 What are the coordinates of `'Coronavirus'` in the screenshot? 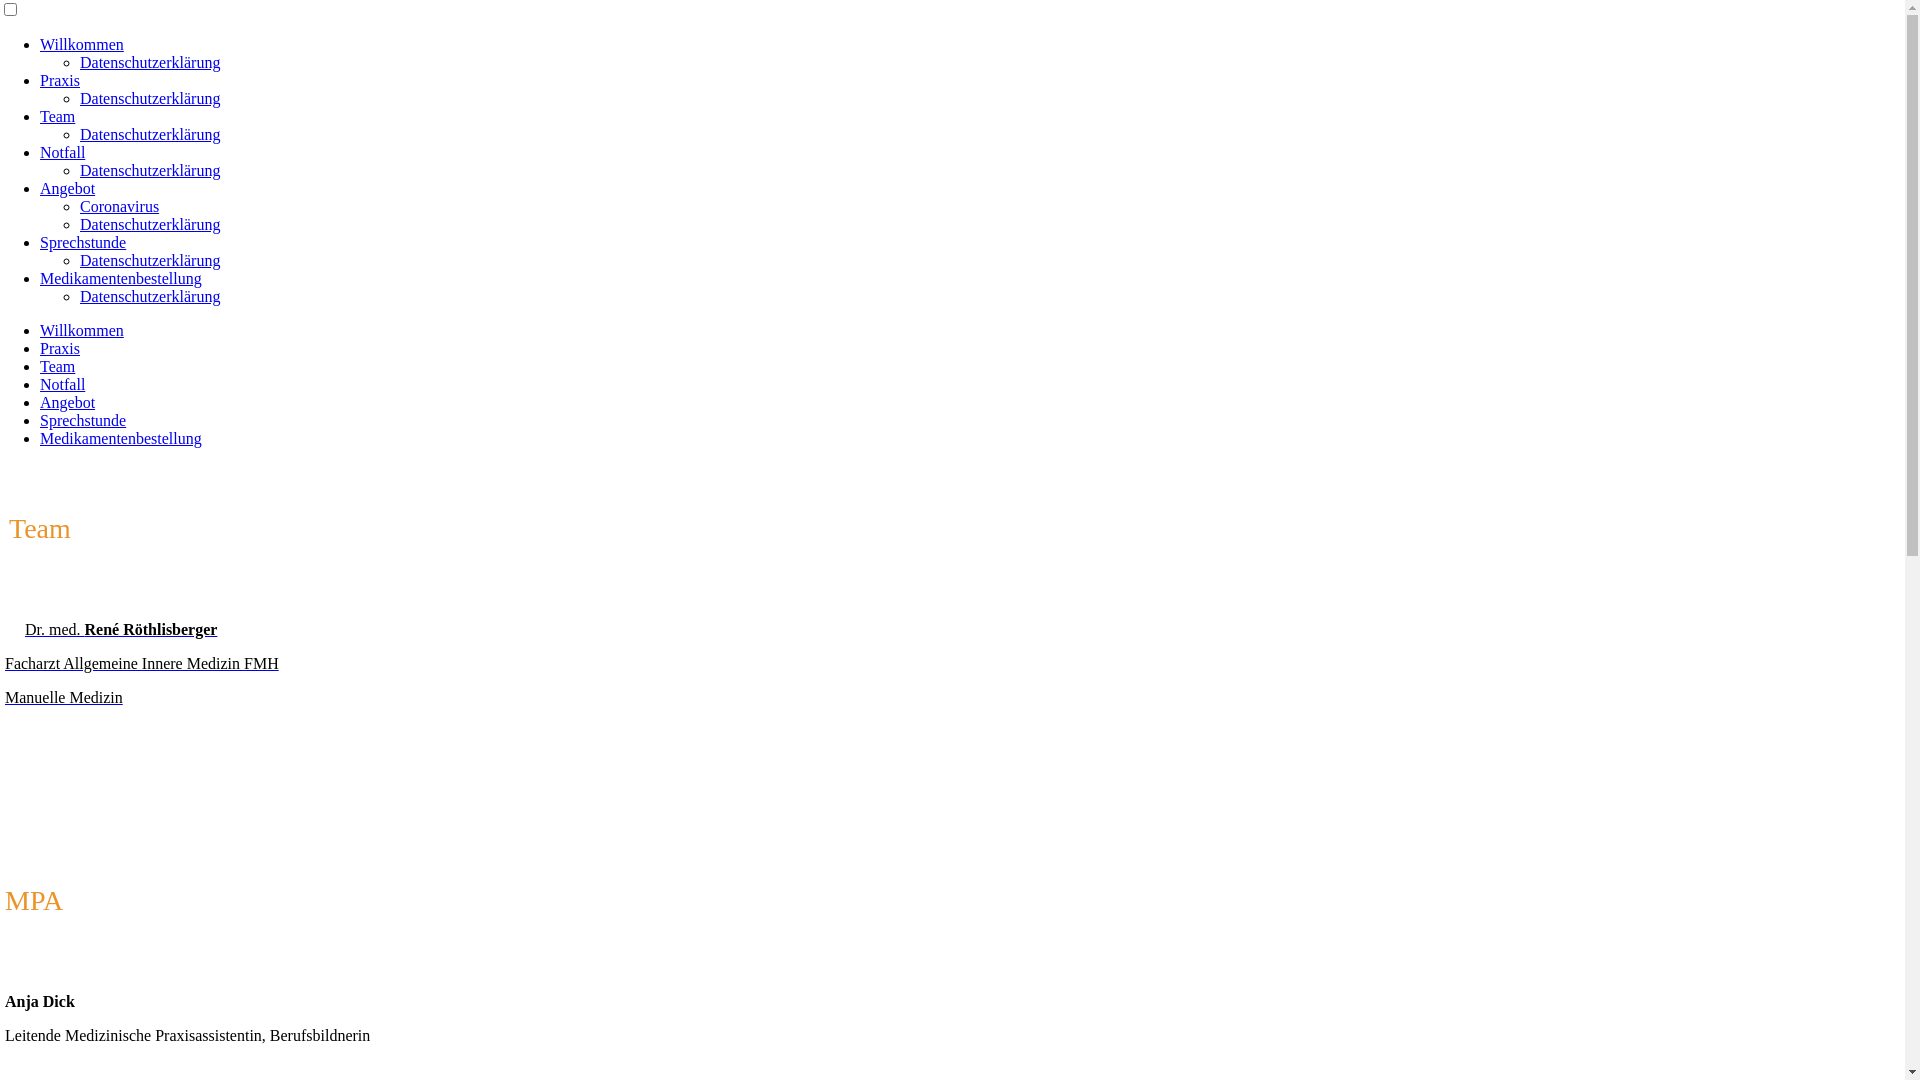 It's located at (80, 206).